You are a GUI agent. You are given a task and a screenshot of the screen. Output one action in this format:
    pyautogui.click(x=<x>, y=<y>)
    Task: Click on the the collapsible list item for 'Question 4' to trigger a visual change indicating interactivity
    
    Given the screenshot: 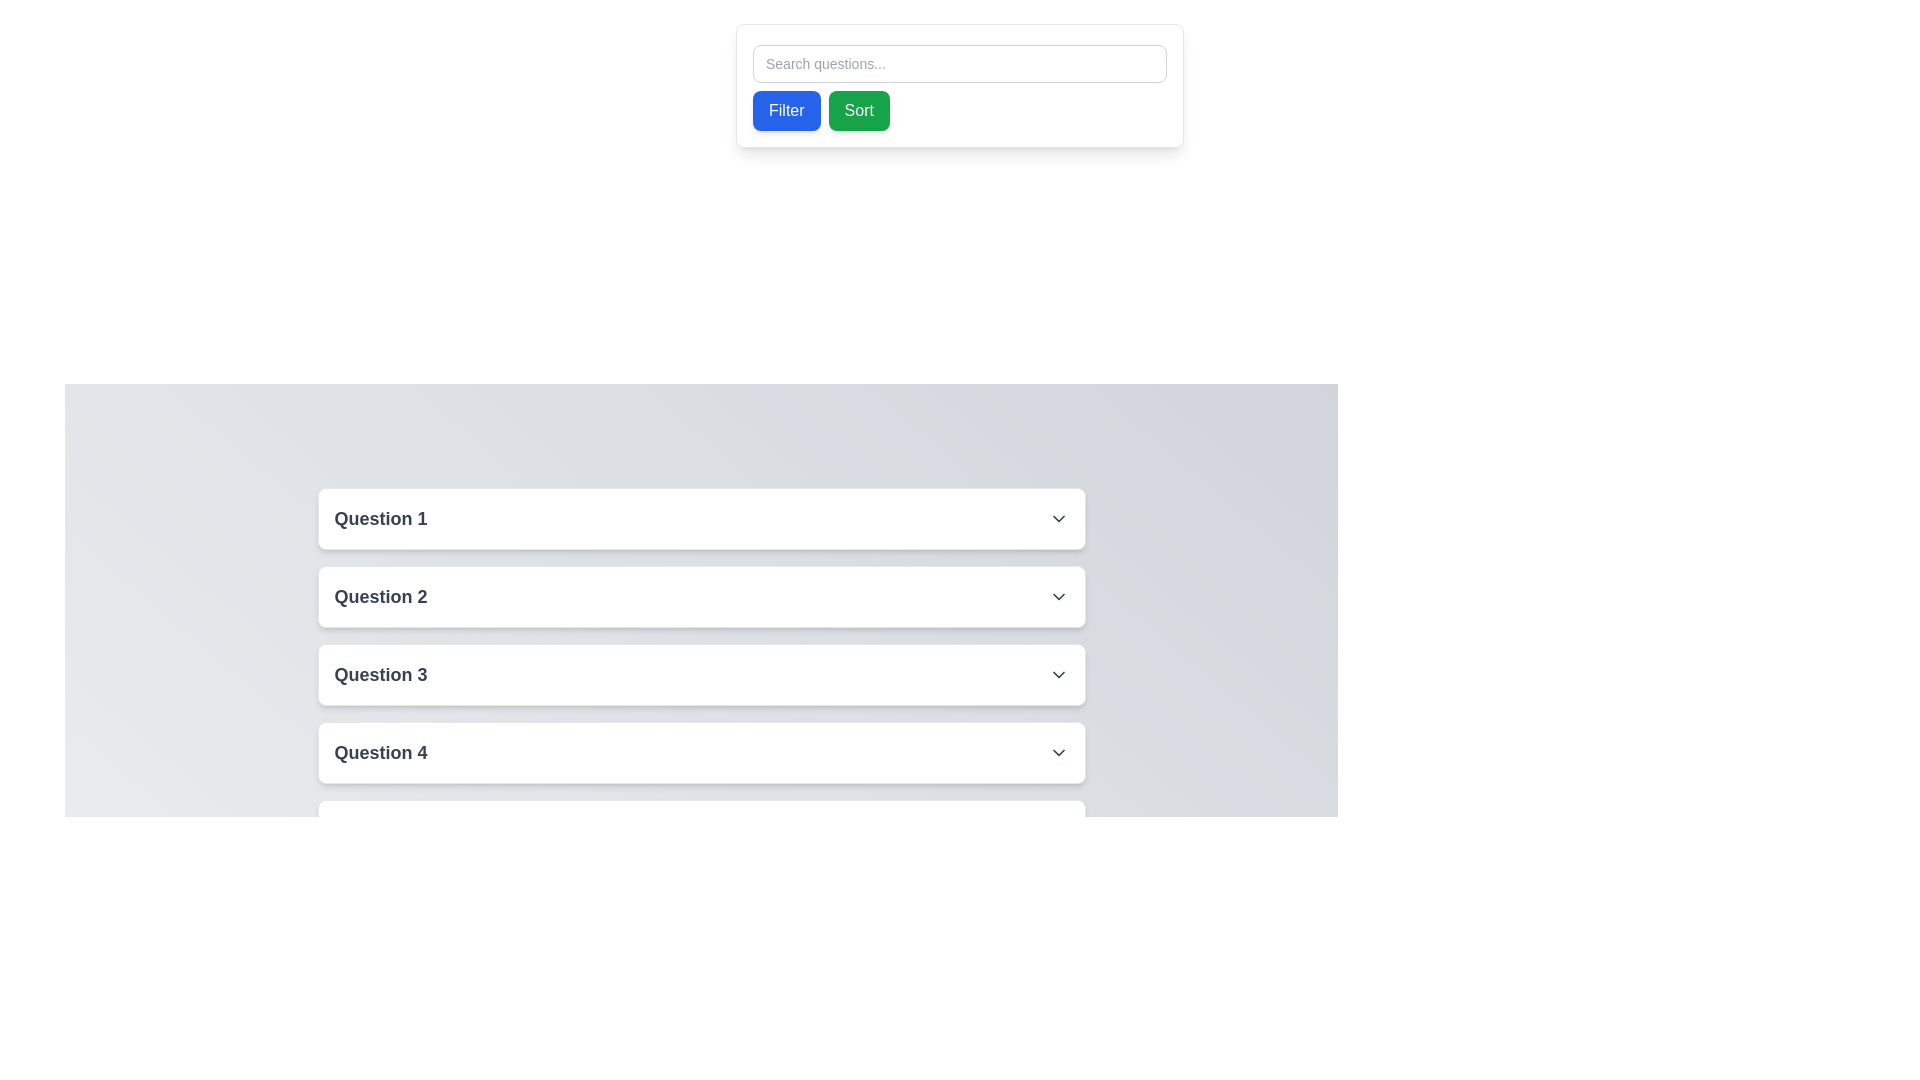 What is the action you would take?
    pyautogui.click(x=701, y=752)
    